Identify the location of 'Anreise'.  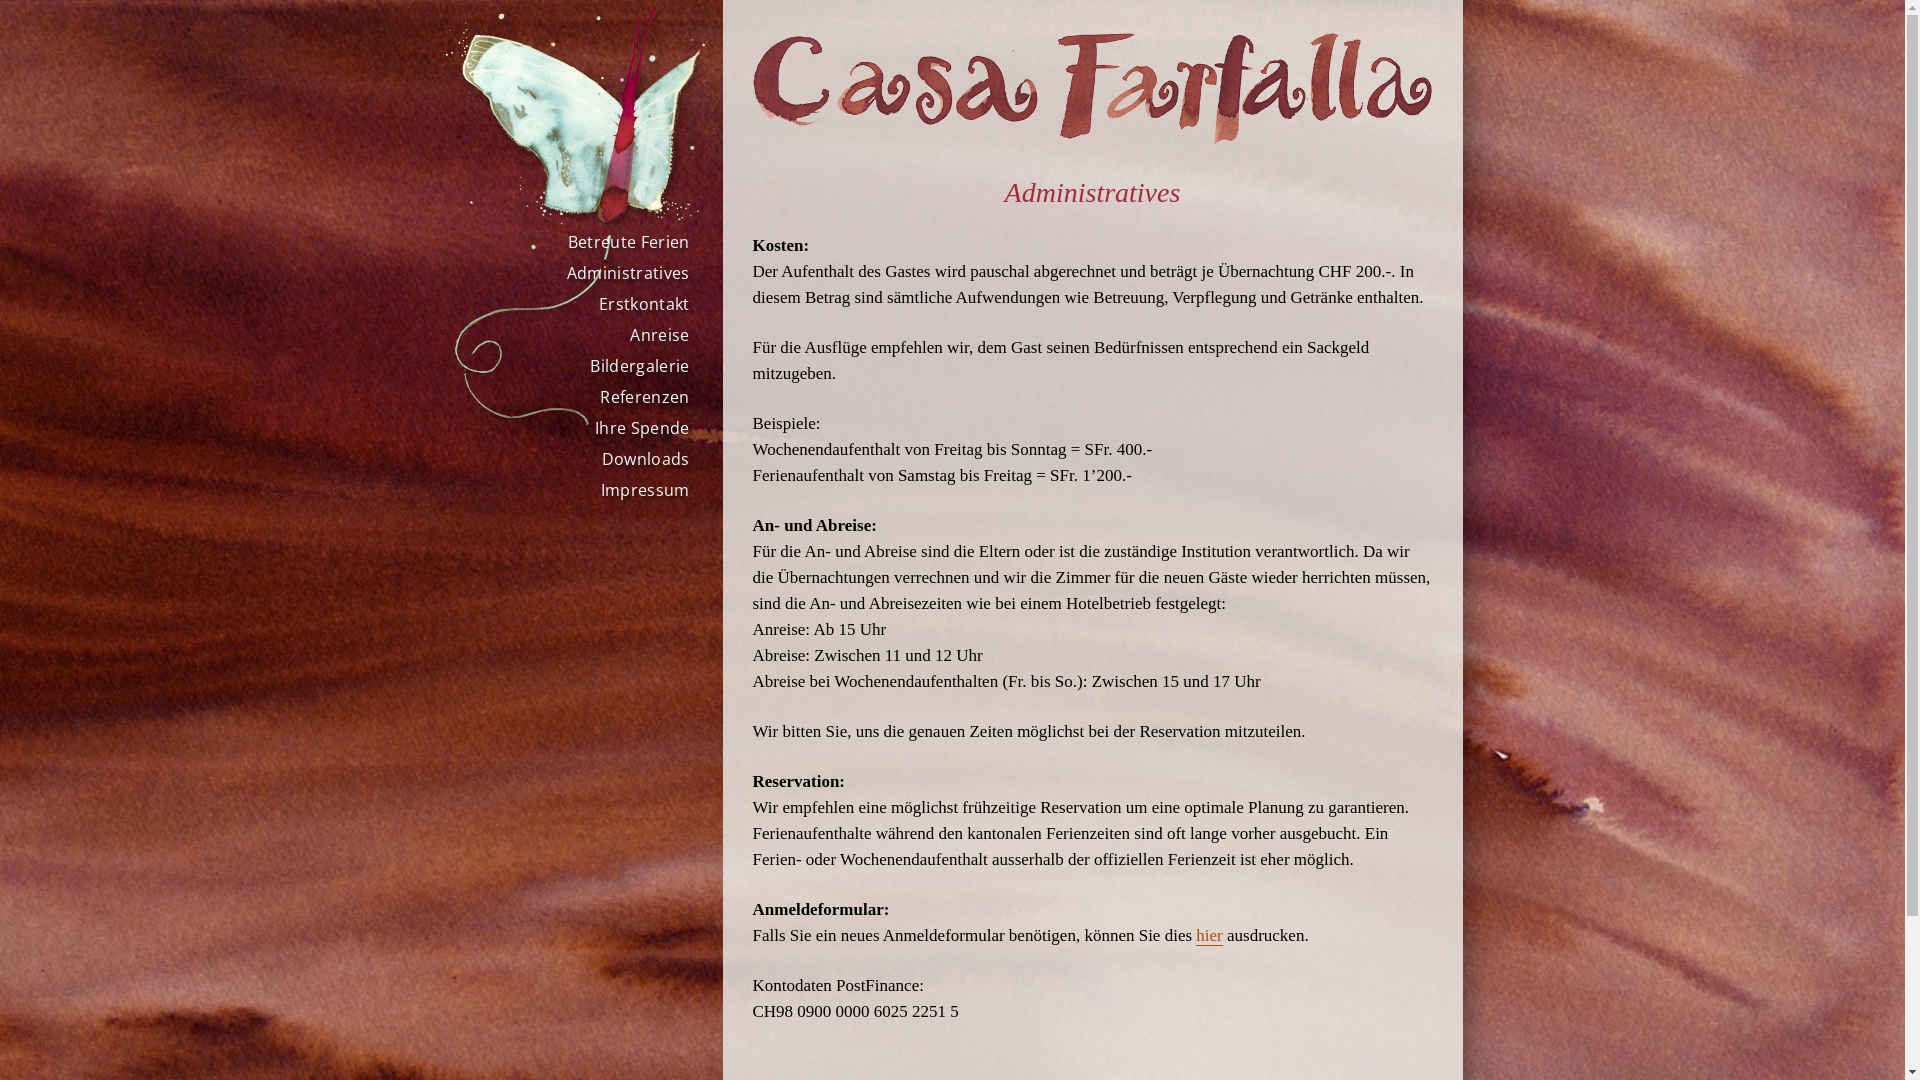
(659, 334).